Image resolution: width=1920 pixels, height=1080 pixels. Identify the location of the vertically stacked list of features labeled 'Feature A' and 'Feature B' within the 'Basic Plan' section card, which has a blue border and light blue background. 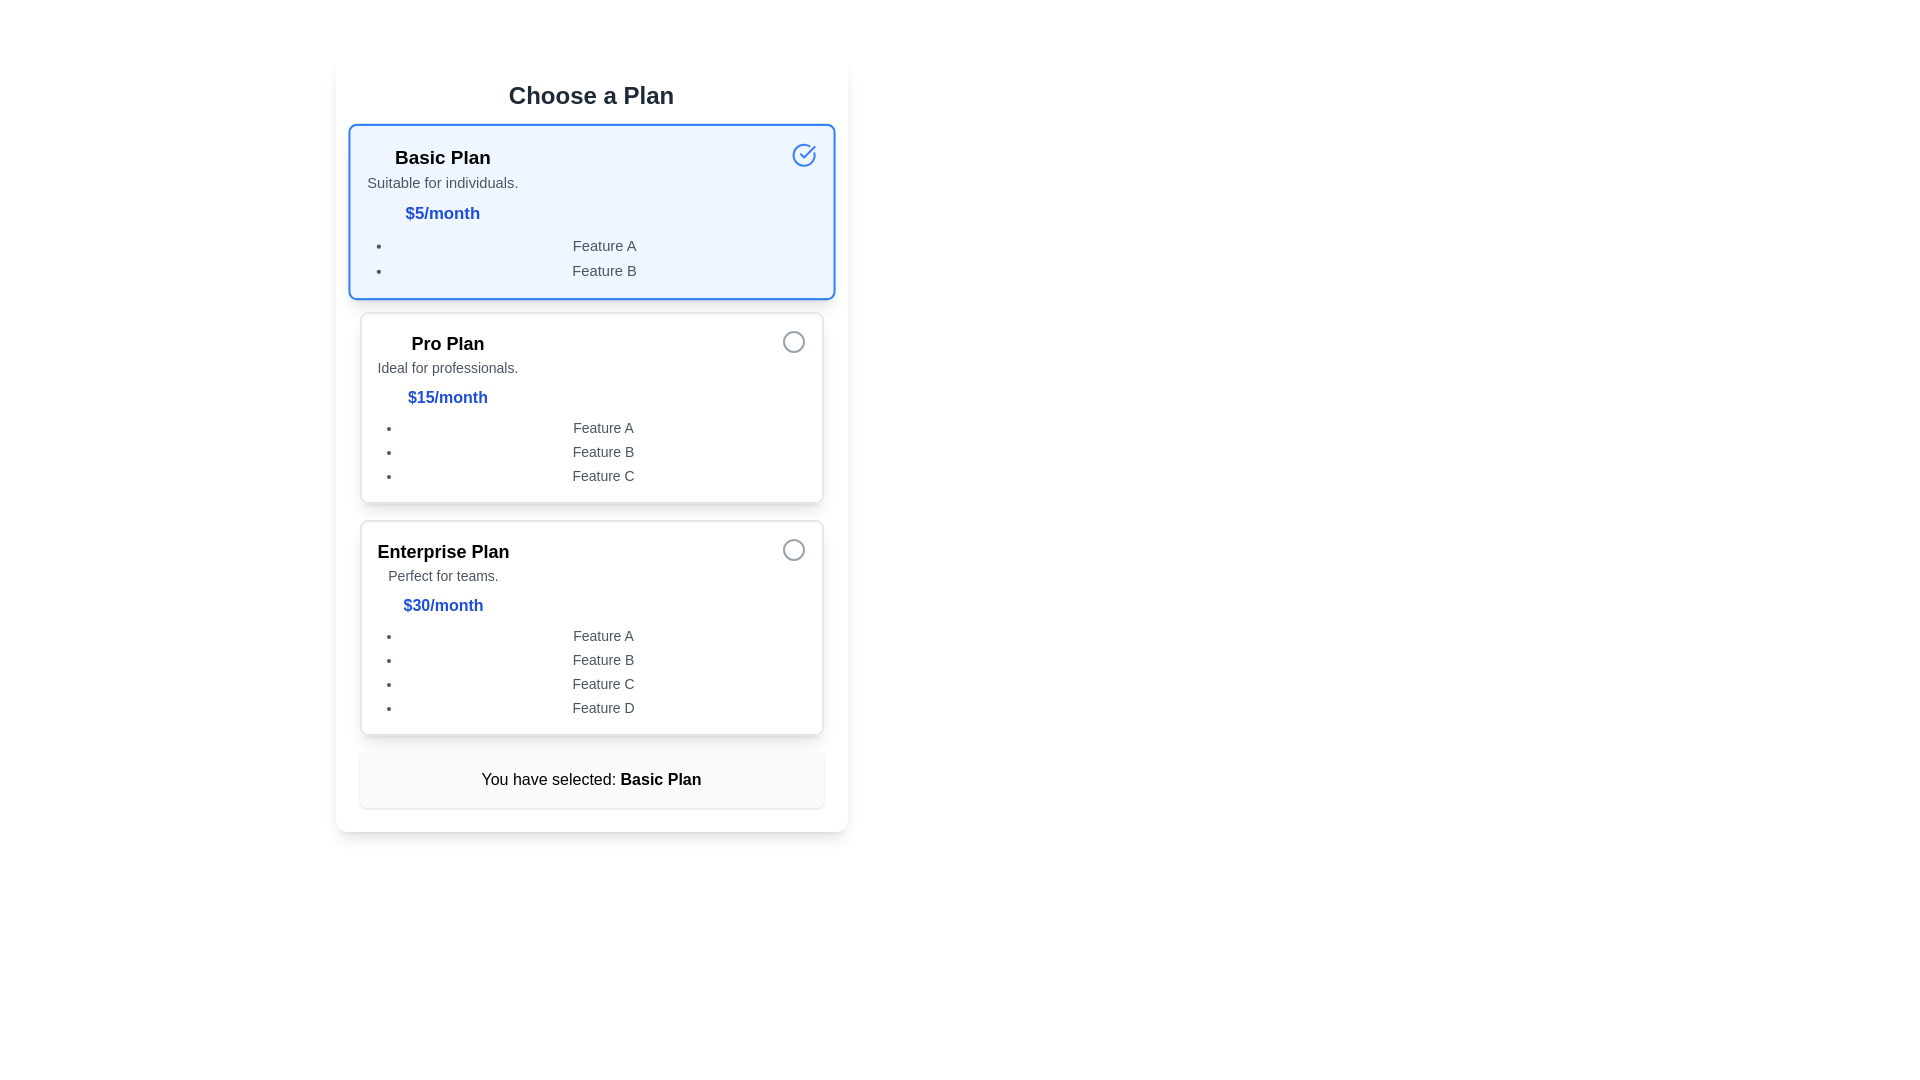
(590, 257).